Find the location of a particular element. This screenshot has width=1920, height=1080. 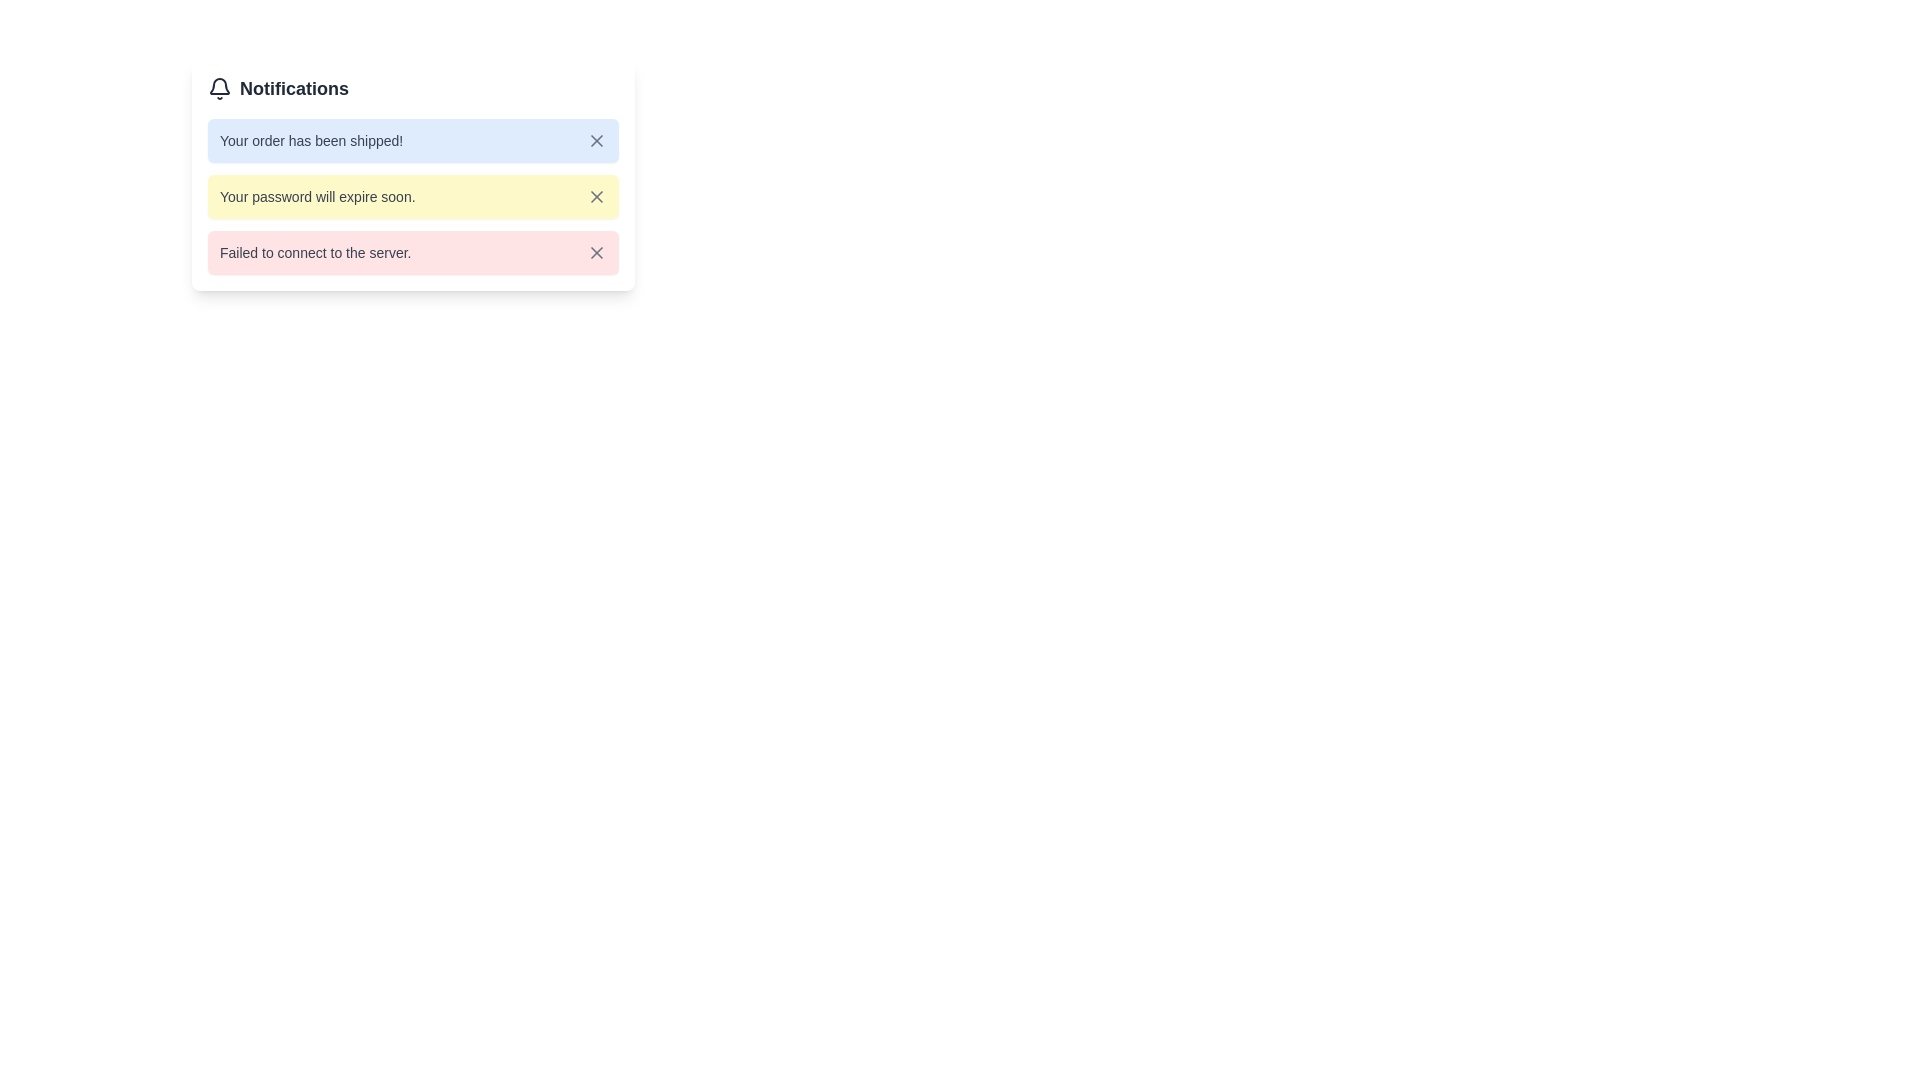

the second notification message in the notification panel titled 'Notifications', which is styled as a light yellow rounded rectangle and is positioned between a blue-tinted message above and a red-tinted message below is located at coordinates (412, 196).